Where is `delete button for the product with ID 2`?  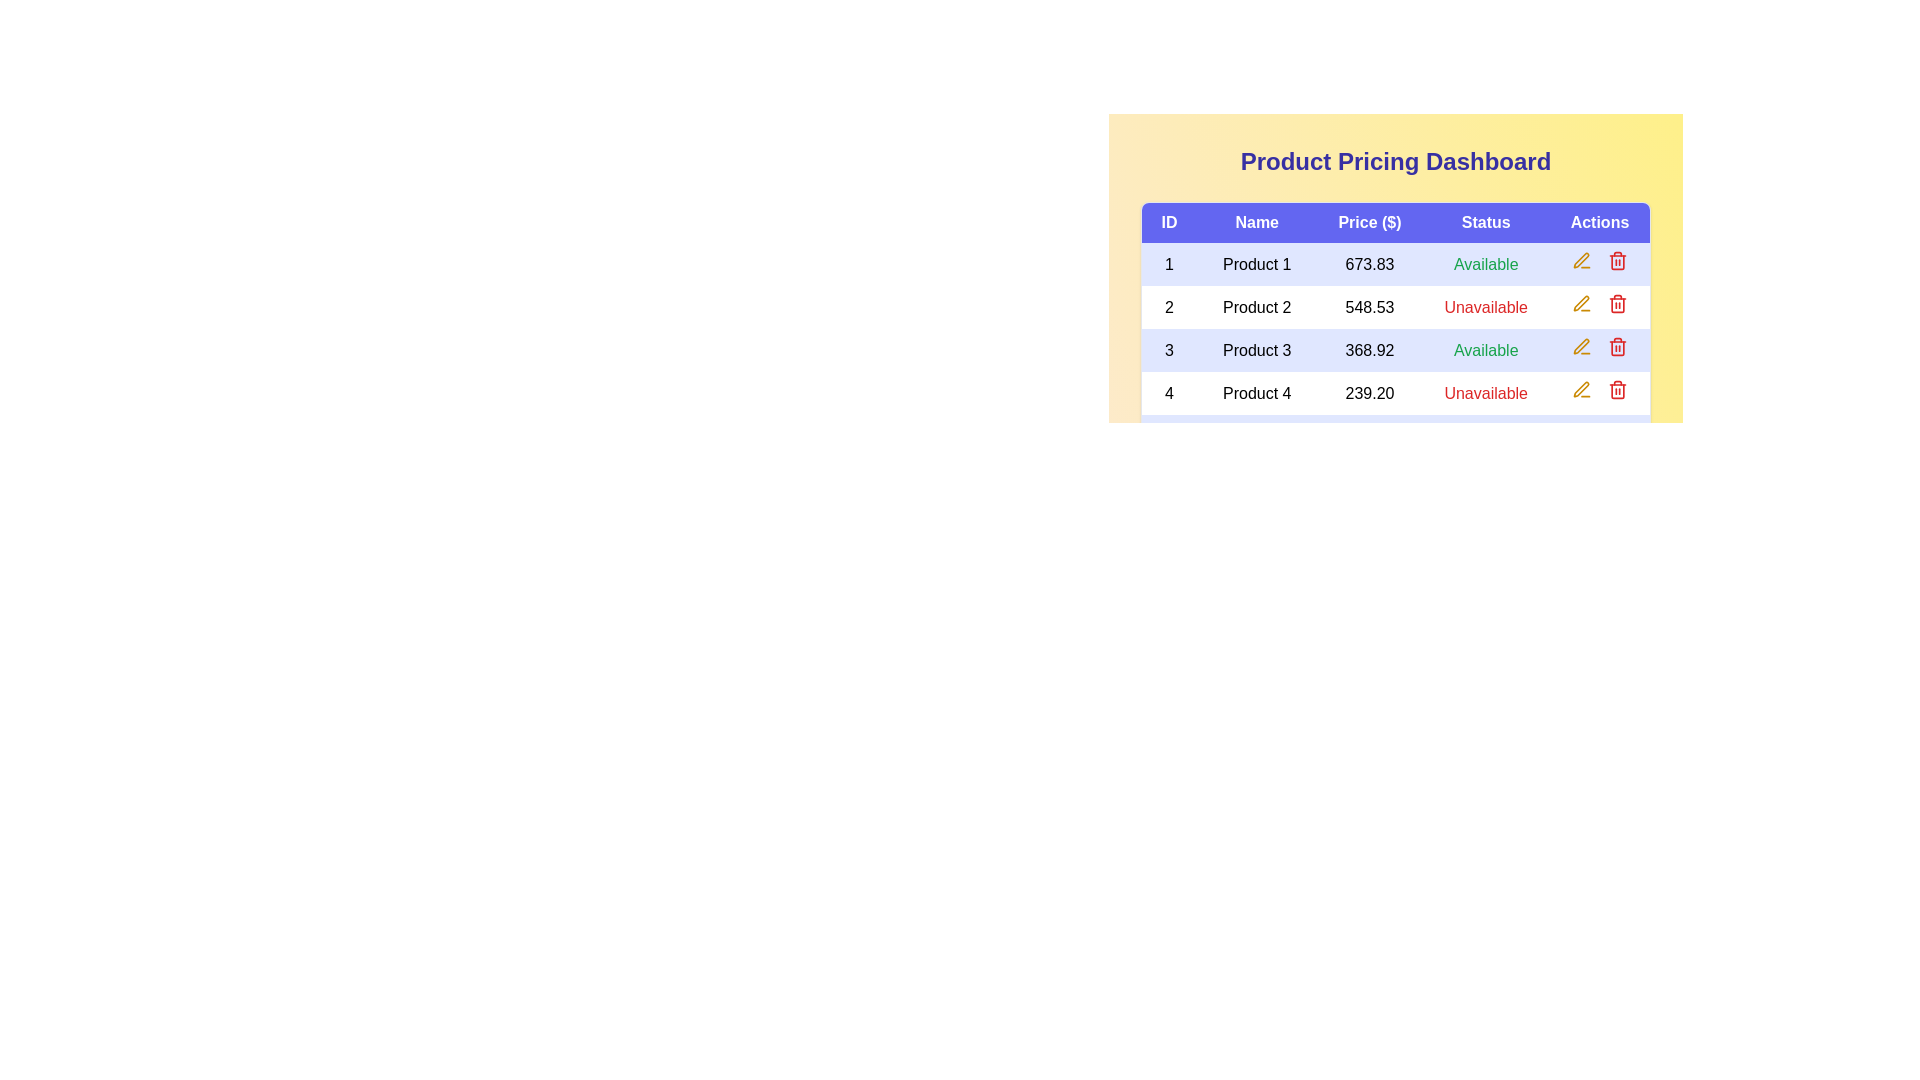 delete button for the product with ID 2 is located at coordinates (1617, 304).